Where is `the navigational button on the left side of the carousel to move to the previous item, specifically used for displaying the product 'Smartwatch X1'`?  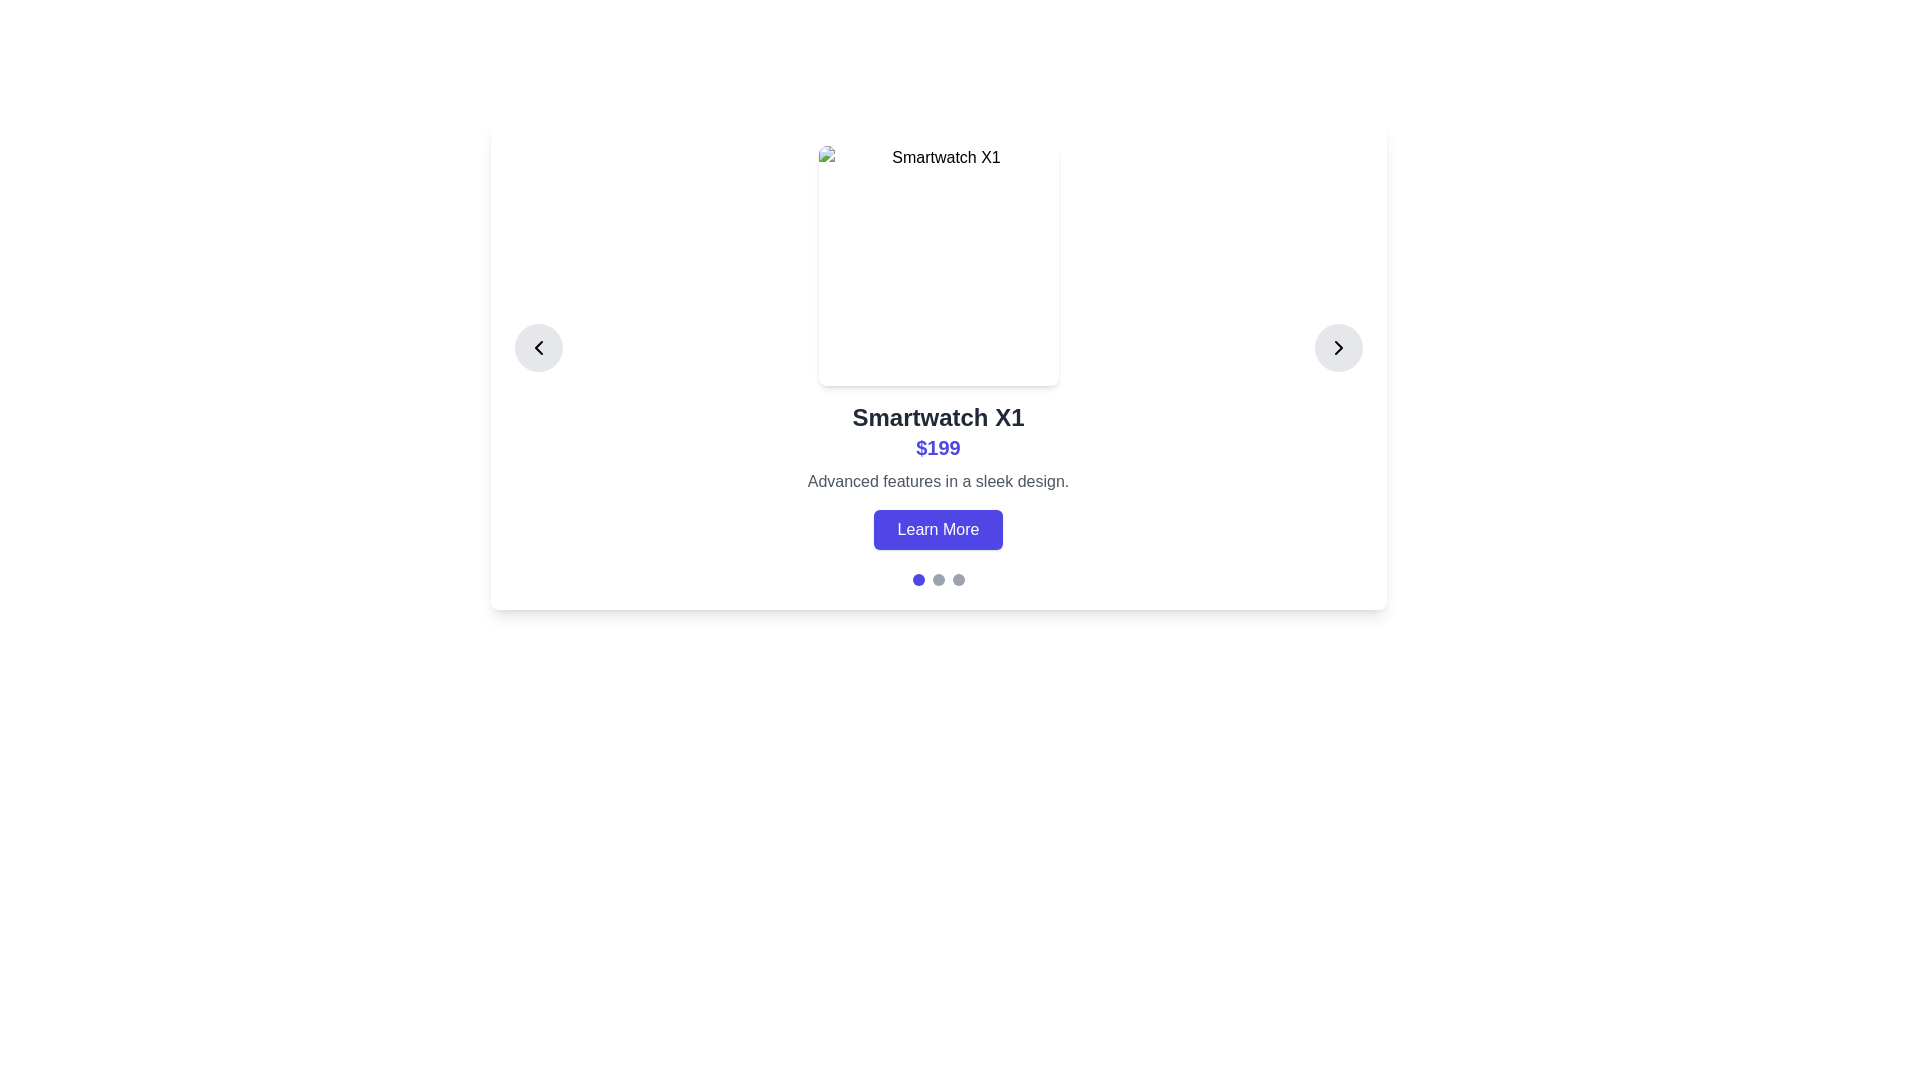
the navigational button on the left side of the carousel to move to the previous item, specifically used for displaying the product 'Smartwatch X1' is located at coordinates (538, 346).